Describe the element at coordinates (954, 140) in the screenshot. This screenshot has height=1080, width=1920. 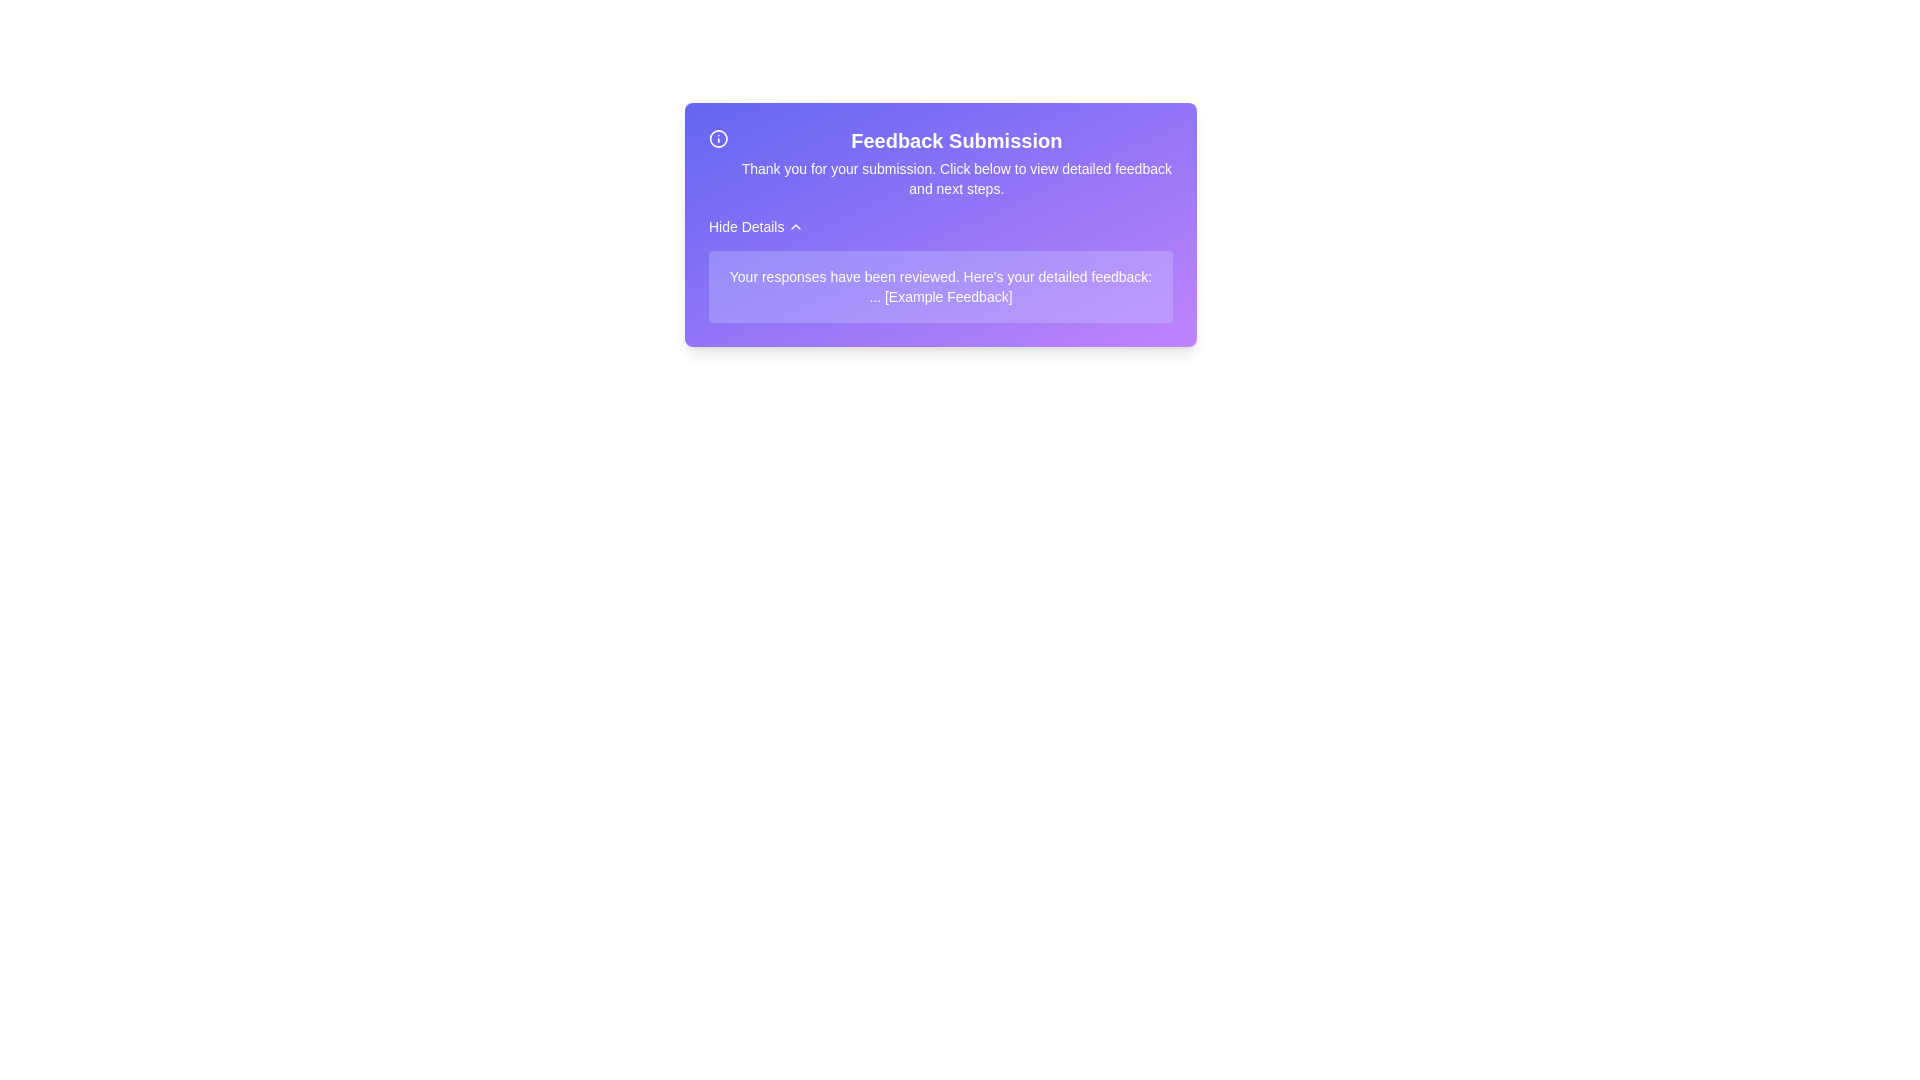
I see `the feedback title to interact with it` at that location.